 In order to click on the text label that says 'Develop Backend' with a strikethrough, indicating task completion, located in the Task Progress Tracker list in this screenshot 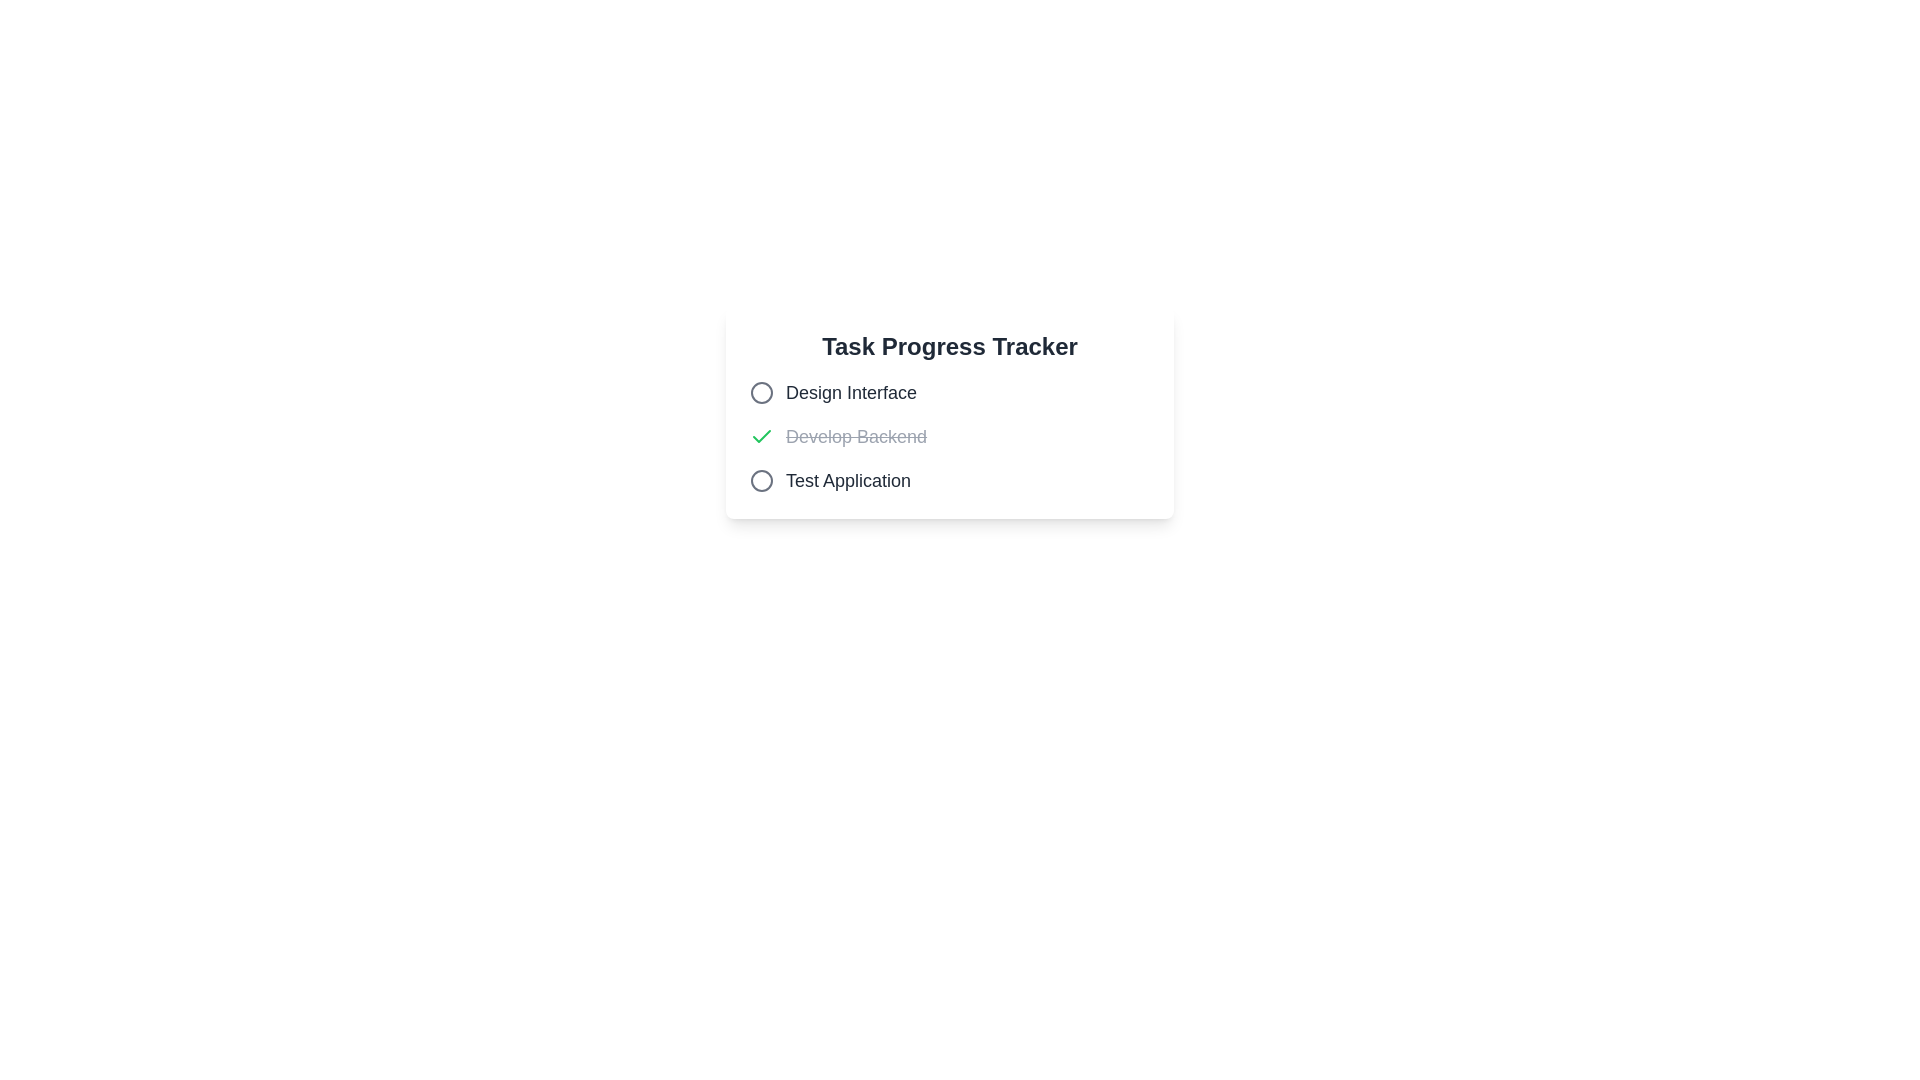, I will do `click(856, 435)`.